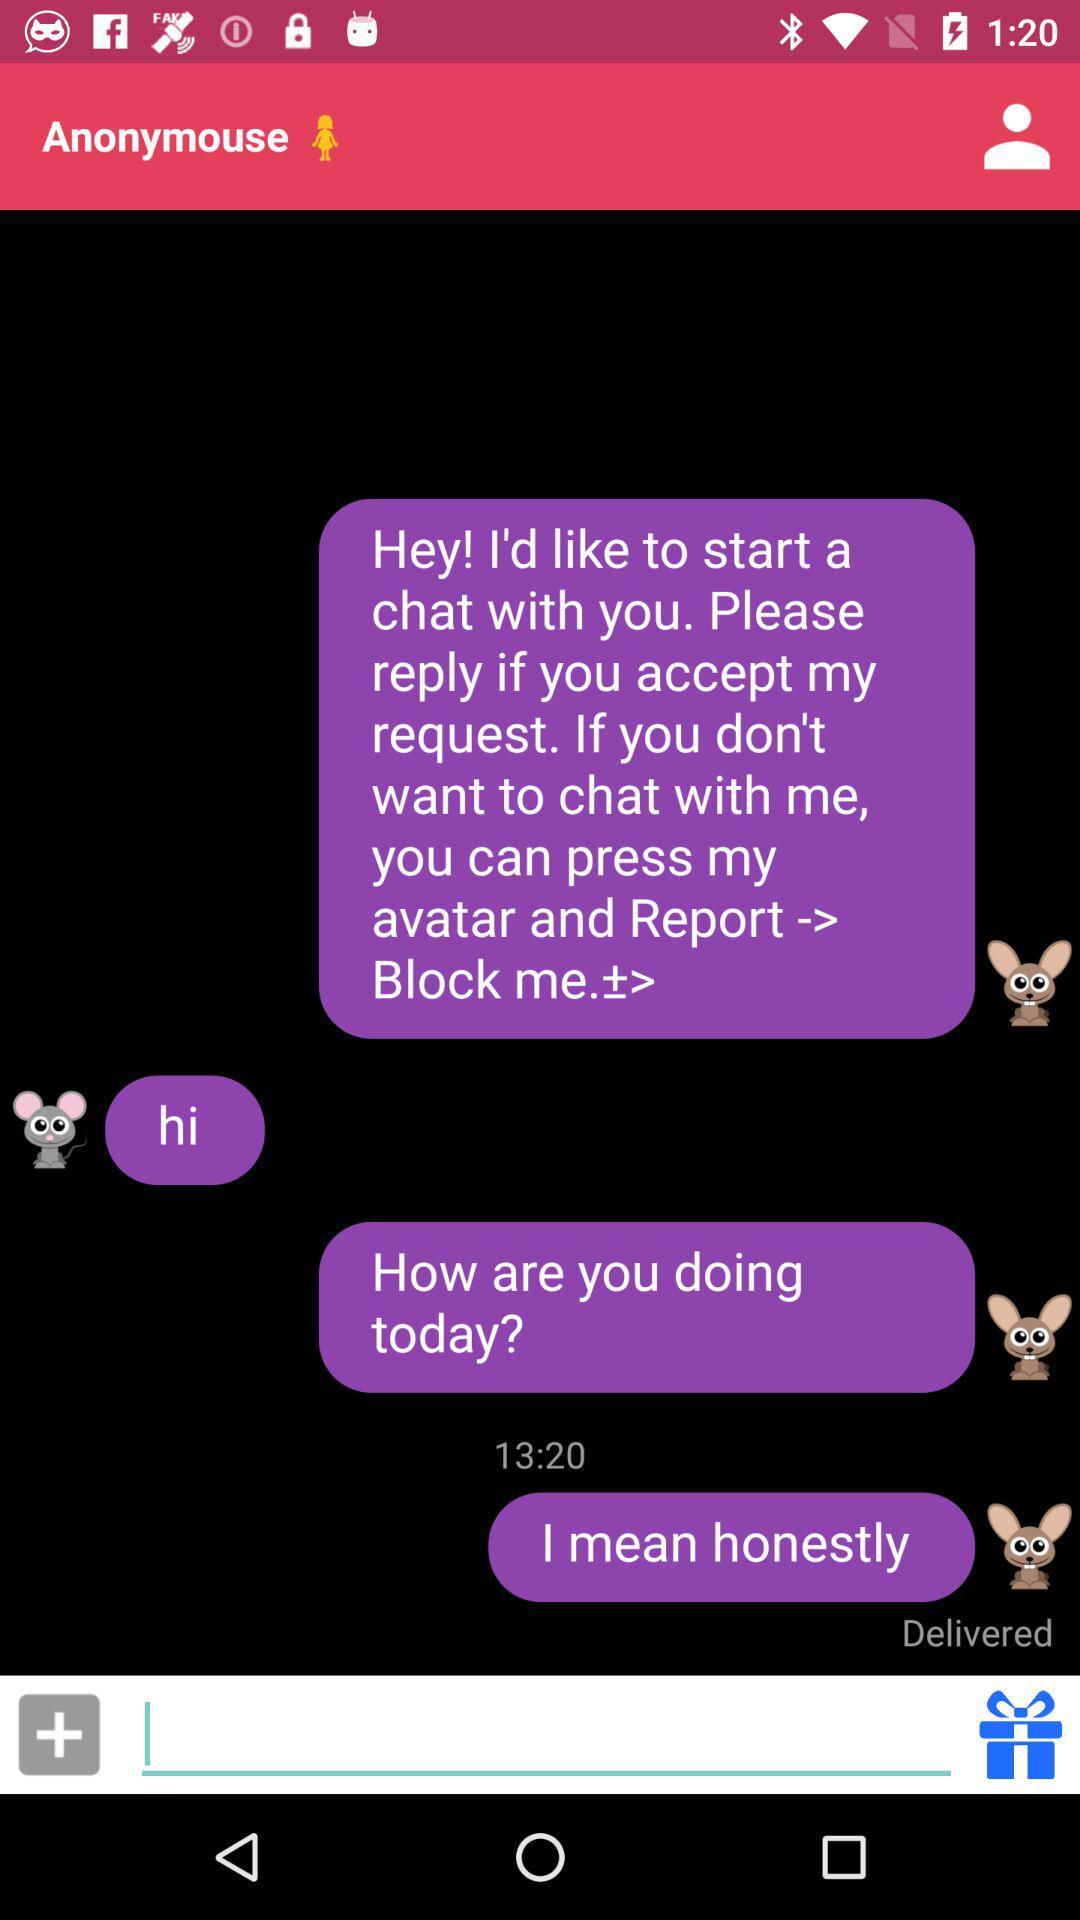 The height and width of the screenshot is (1920, 1080). I want to click on the item below how are you icon, so click(540, 1454).